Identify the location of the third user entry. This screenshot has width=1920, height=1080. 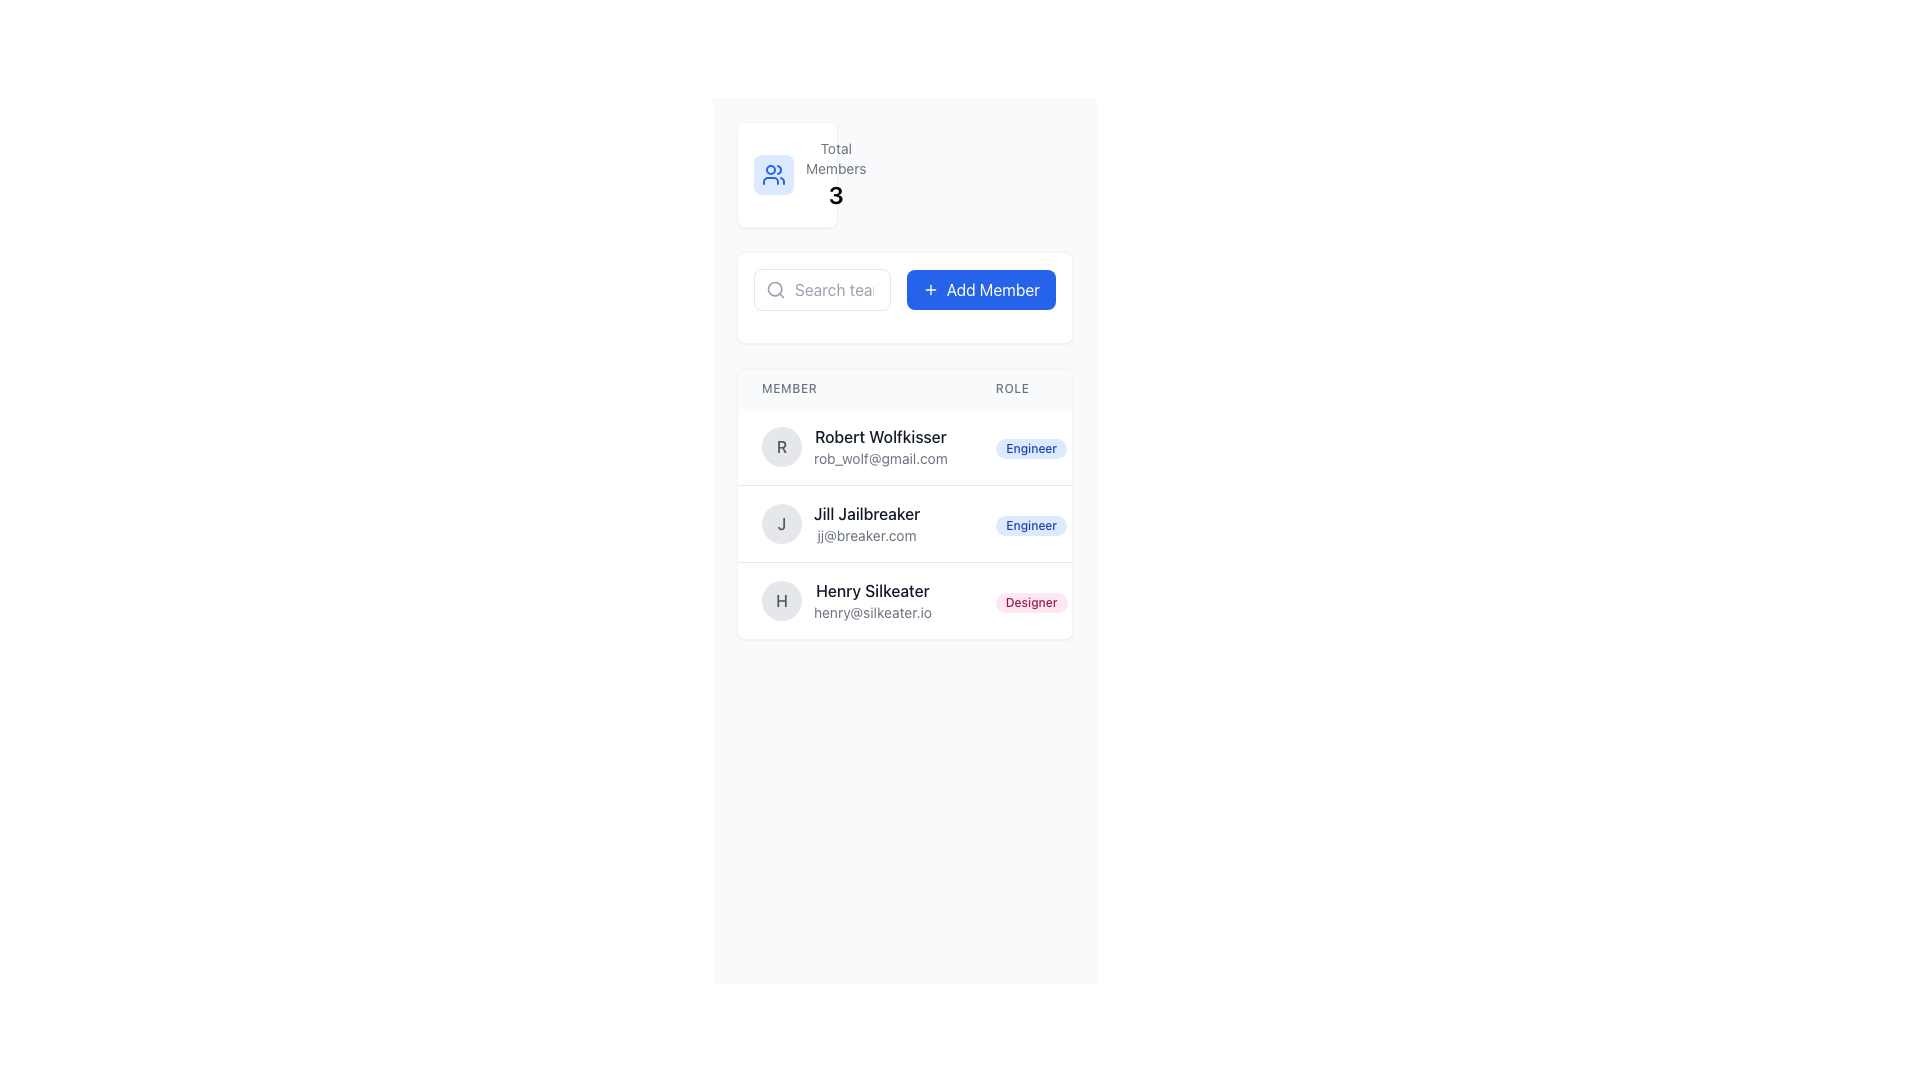
(1091, 599).